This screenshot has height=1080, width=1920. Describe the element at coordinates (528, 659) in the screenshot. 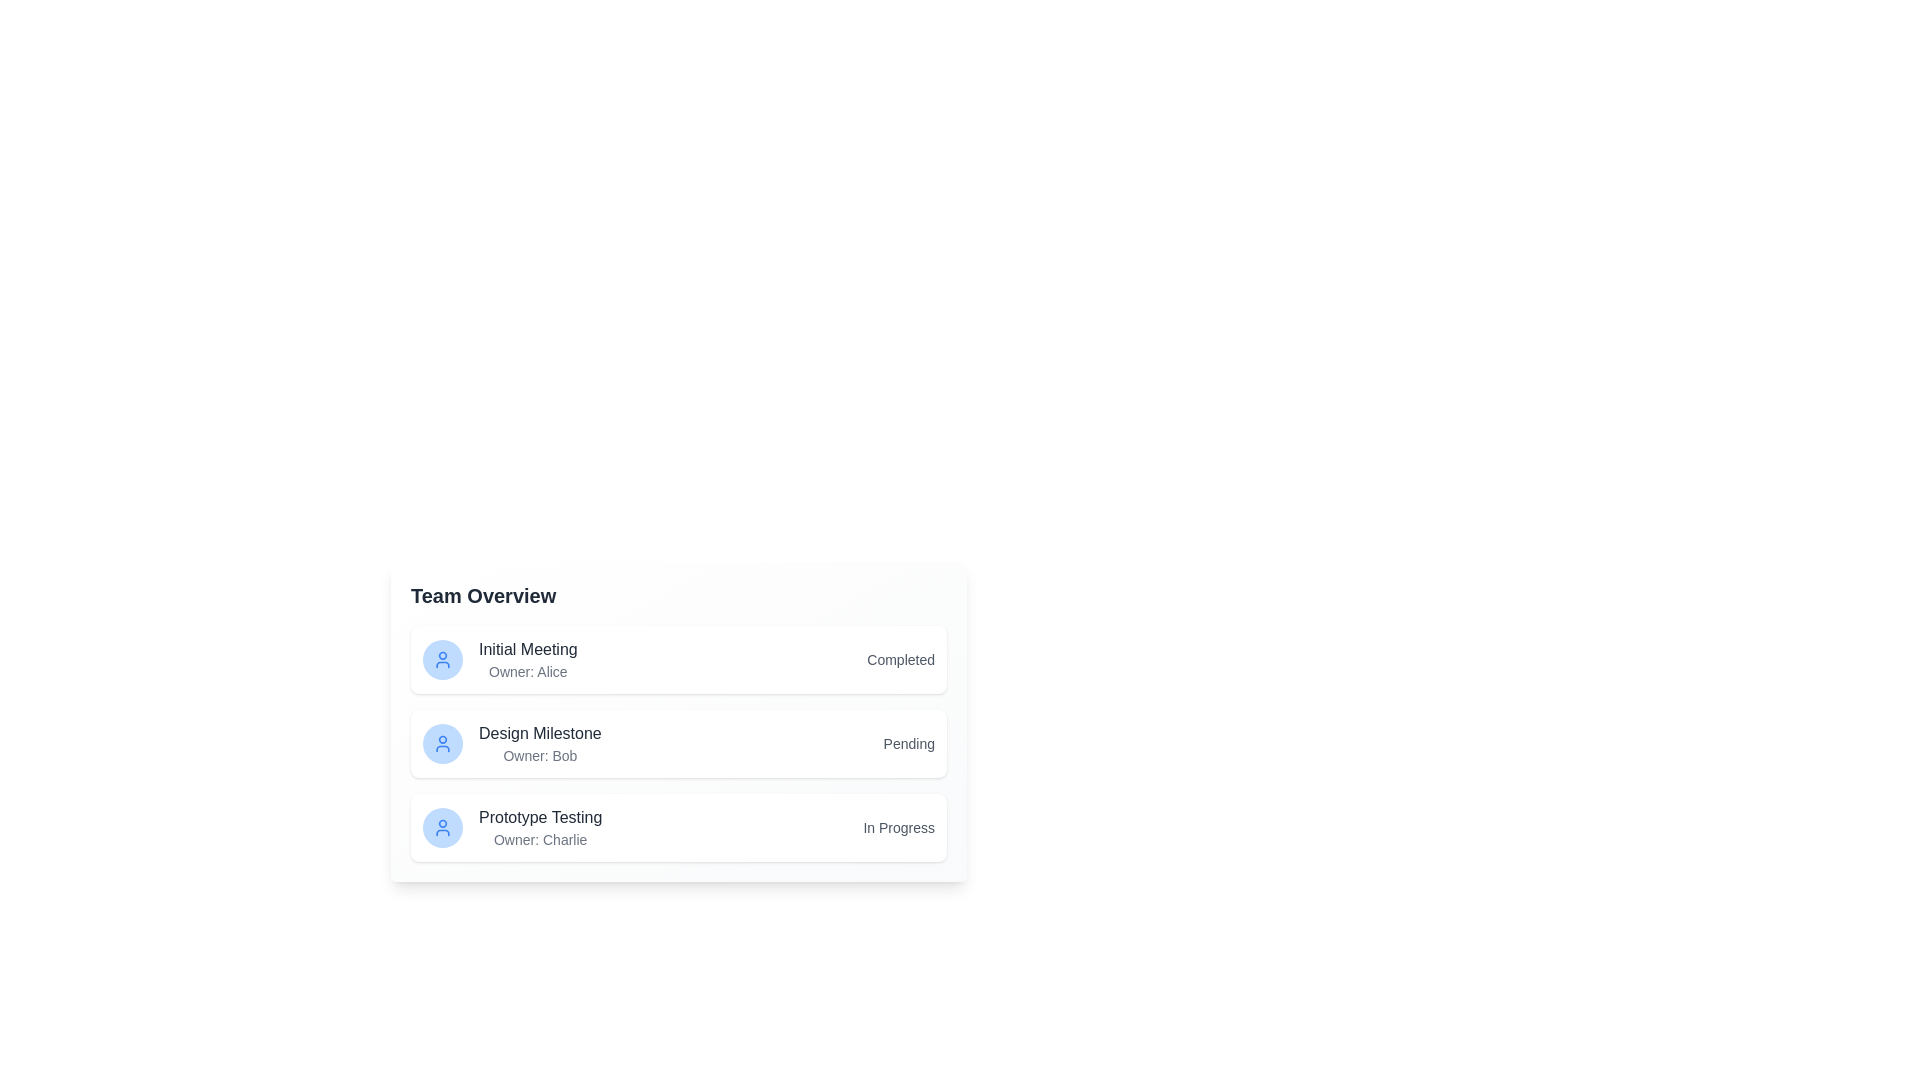

I see `the text block displaying the title 'Initial Meeting' and subtitle 'Owner: Alice', which is the first item in a vertically arranged list` at that location.